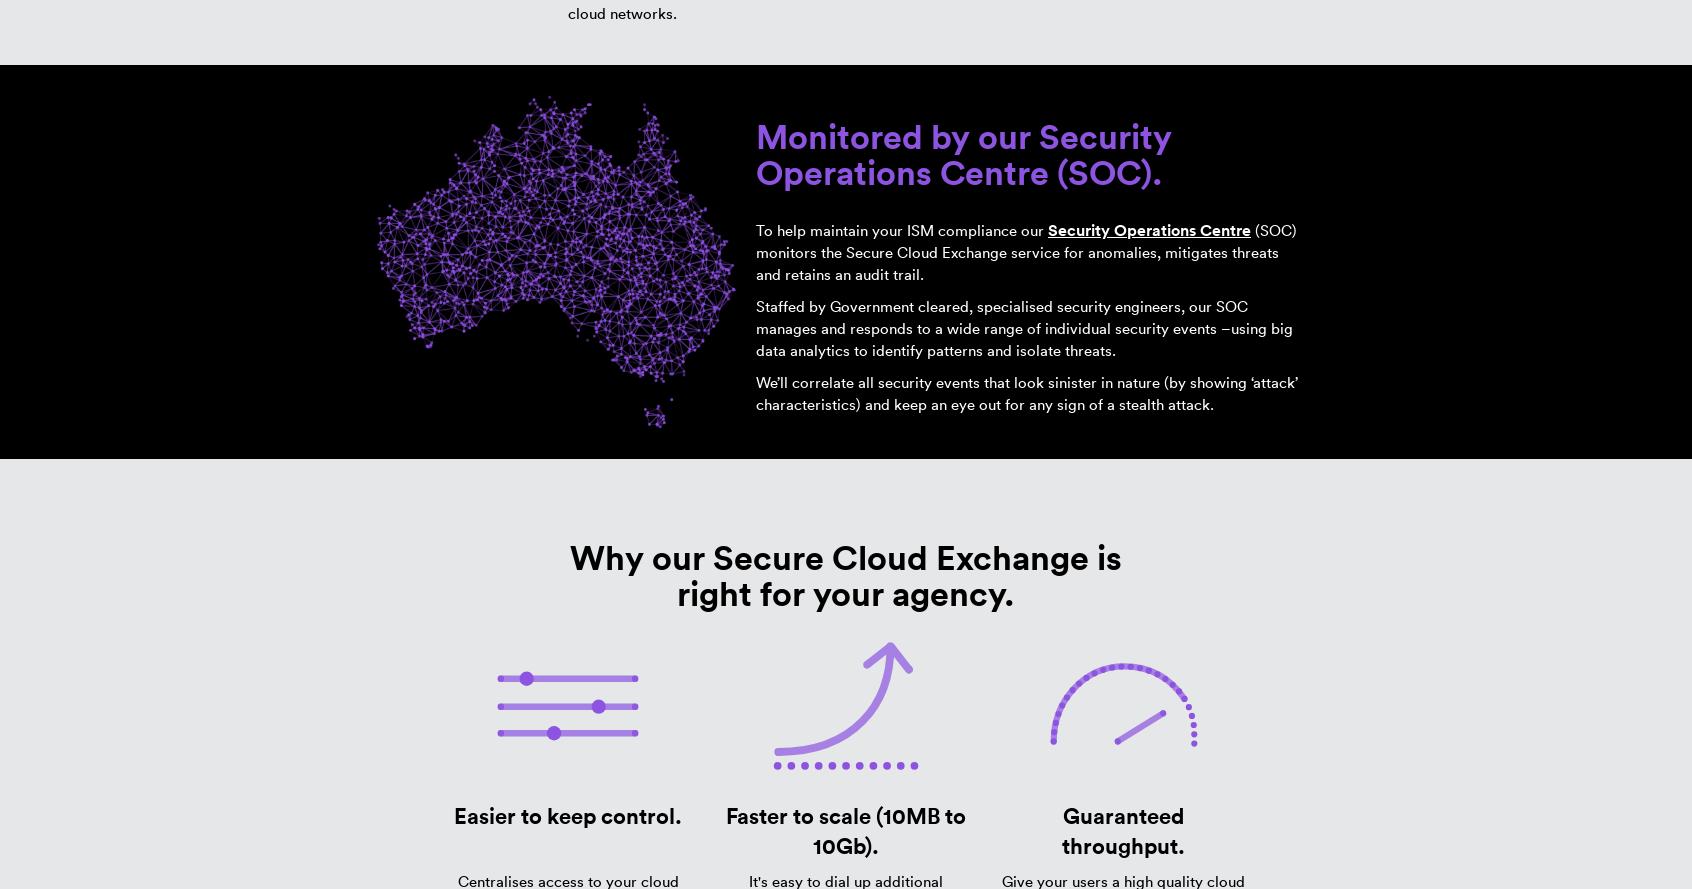  What do you see at coordinates (725, 829) in the screenshot?
I see `'Faster to scale (10MB to 10Gb).'` at bounding box center [725, 829].